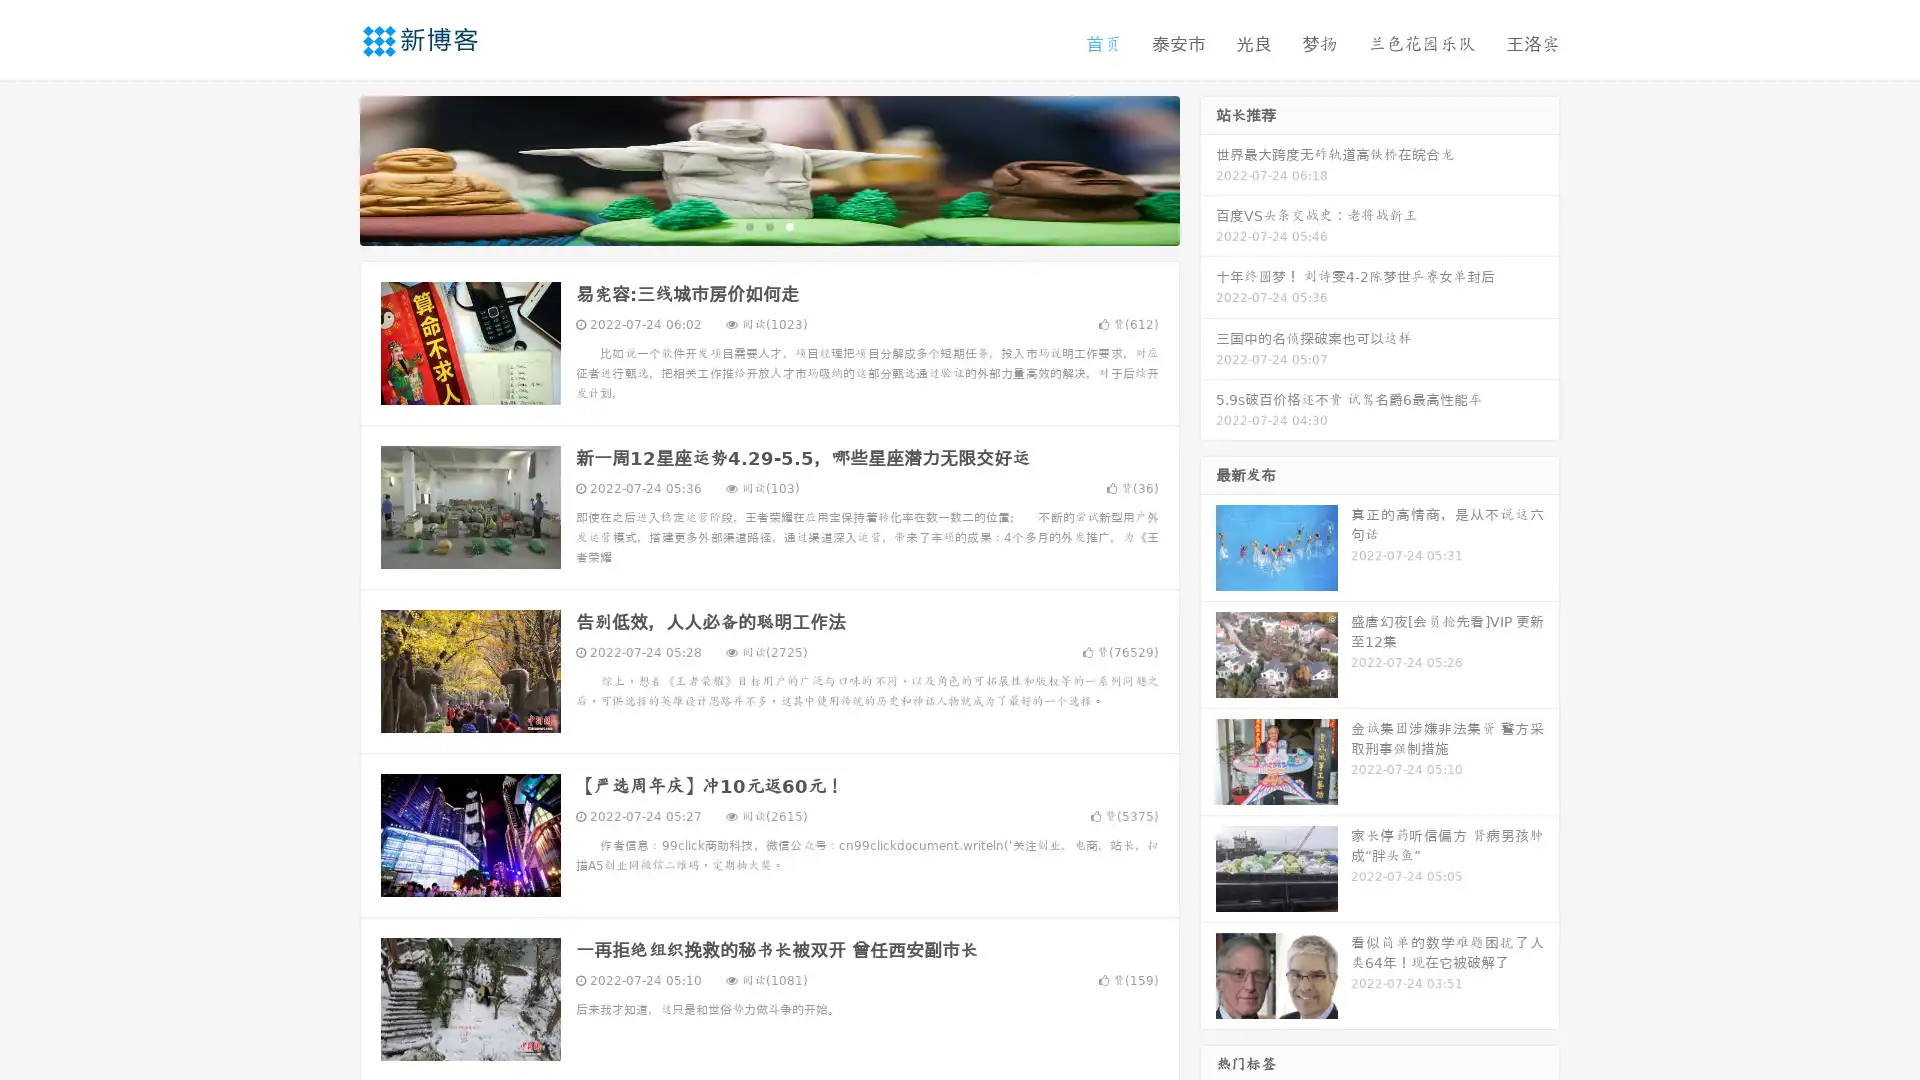  I want to click on Next slide, so click(1208, 168).